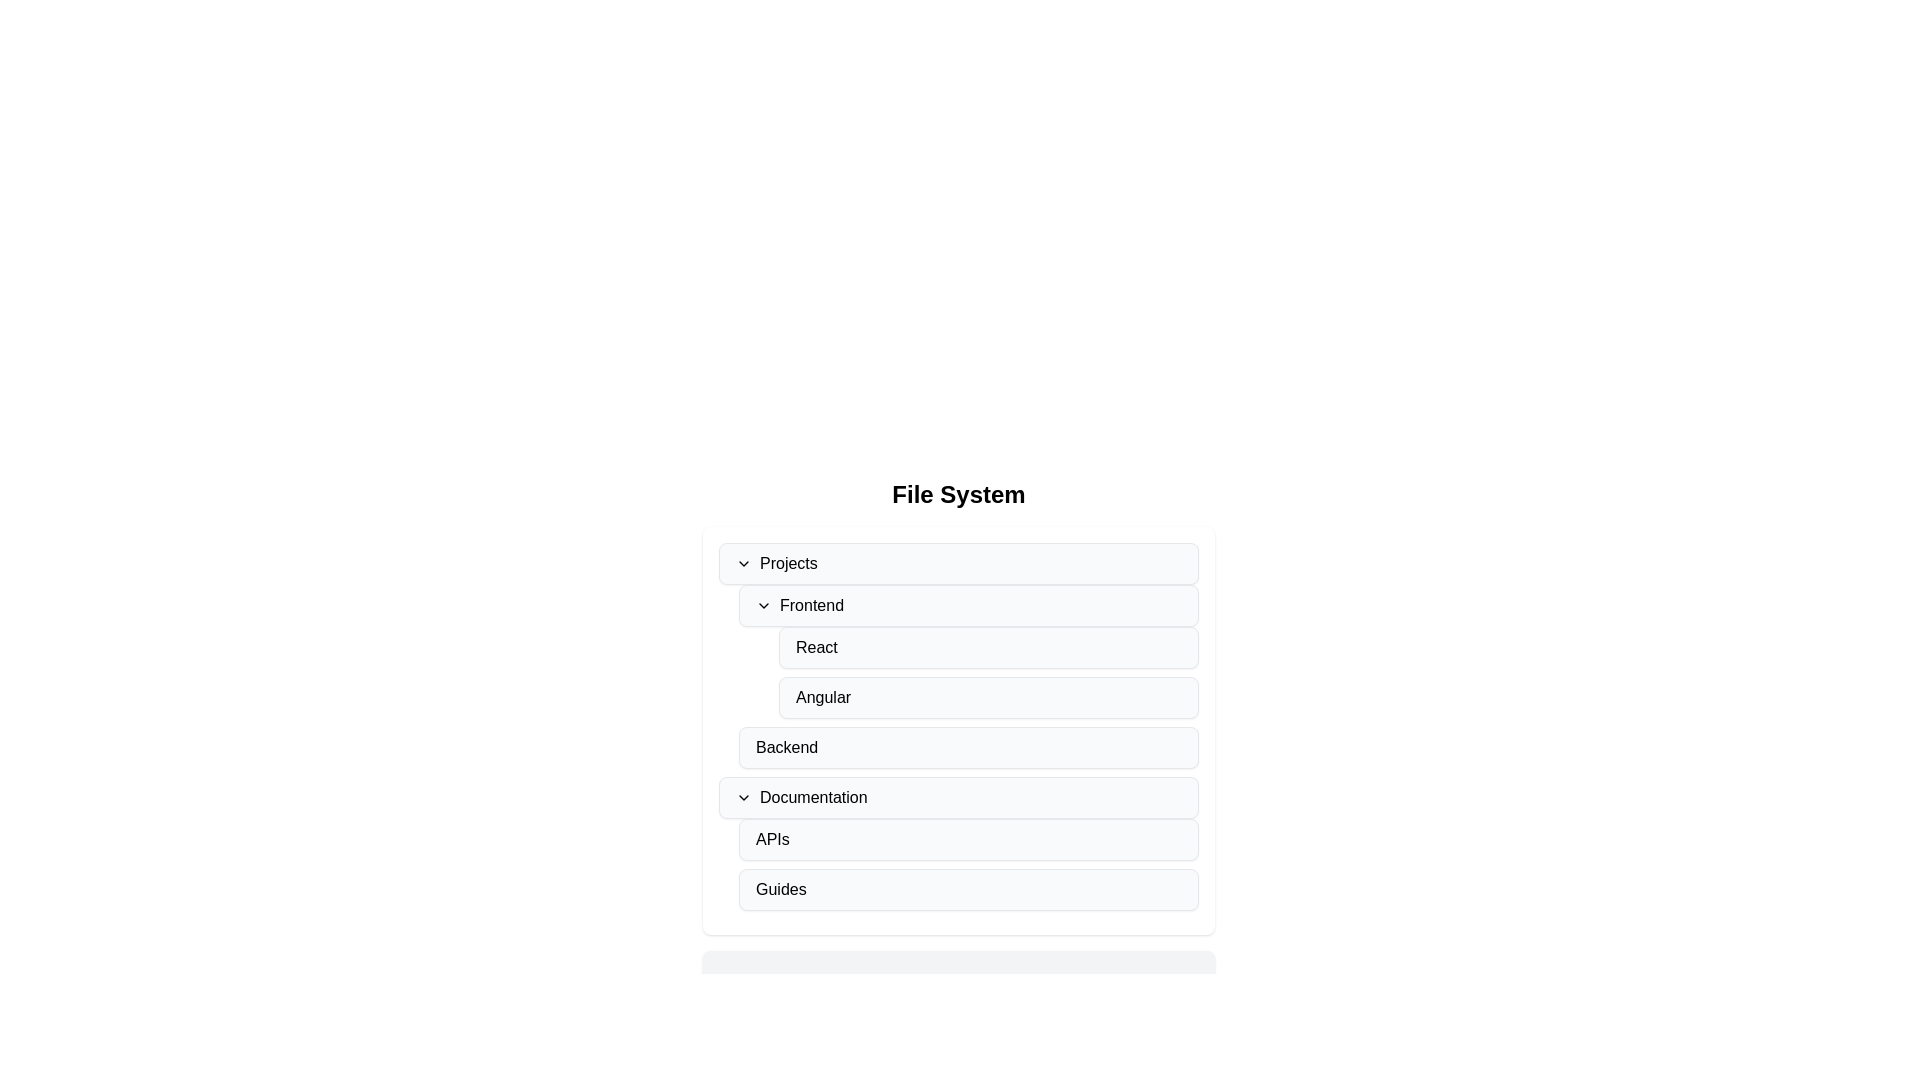 Image resolution: width=1920 pixels, height=1080 pixels. Describe the element at coordinates (786, 748) in the screenshot. I see `the 'Backend' navigational list item located in the 'File System' interface under the 'Projects' section, directly beneath 'React' and 'Angular'` at that location.